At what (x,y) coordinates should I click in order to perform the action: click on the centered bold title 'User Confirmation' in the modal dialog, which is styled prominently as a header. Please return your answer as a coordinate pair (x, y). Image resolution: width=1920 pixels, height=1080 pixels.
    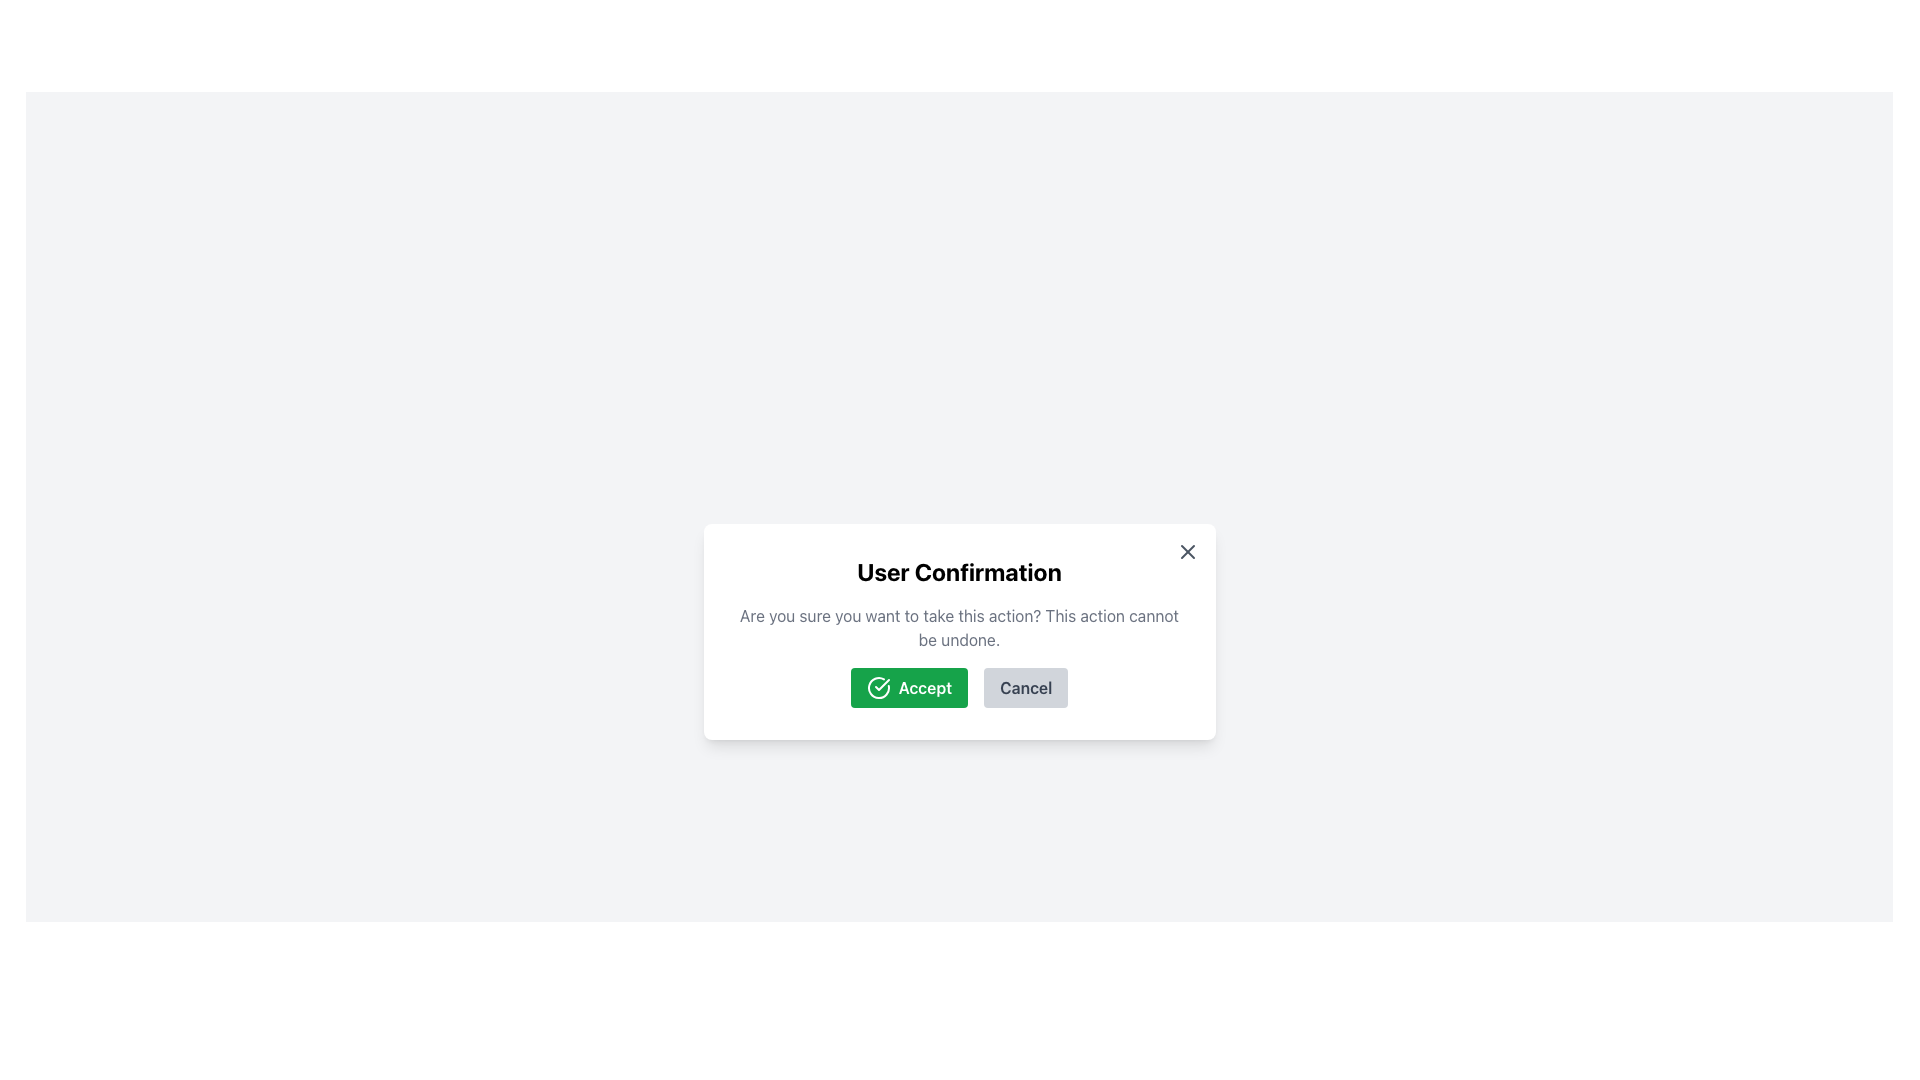
    Looking at the image, I should click on (958, 571).